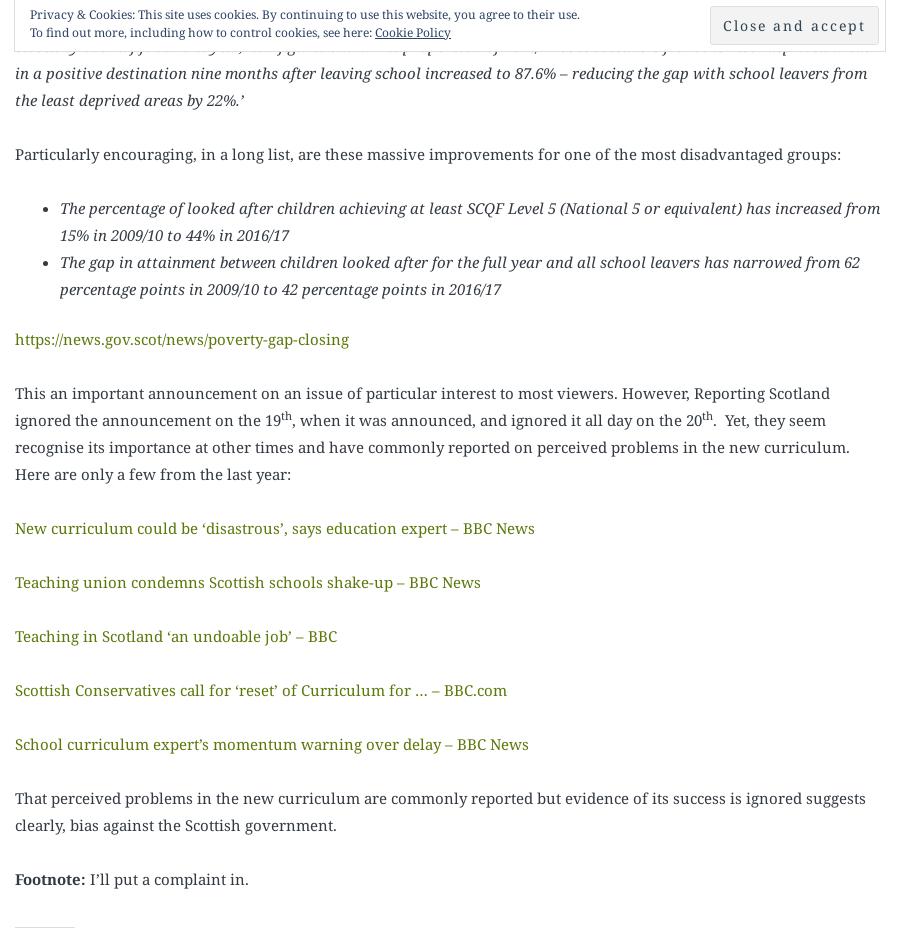 The image size is (900, 934). I want to click on 'https://news.gov.scot/news/poverty-gap-closing', so click(181, 338).